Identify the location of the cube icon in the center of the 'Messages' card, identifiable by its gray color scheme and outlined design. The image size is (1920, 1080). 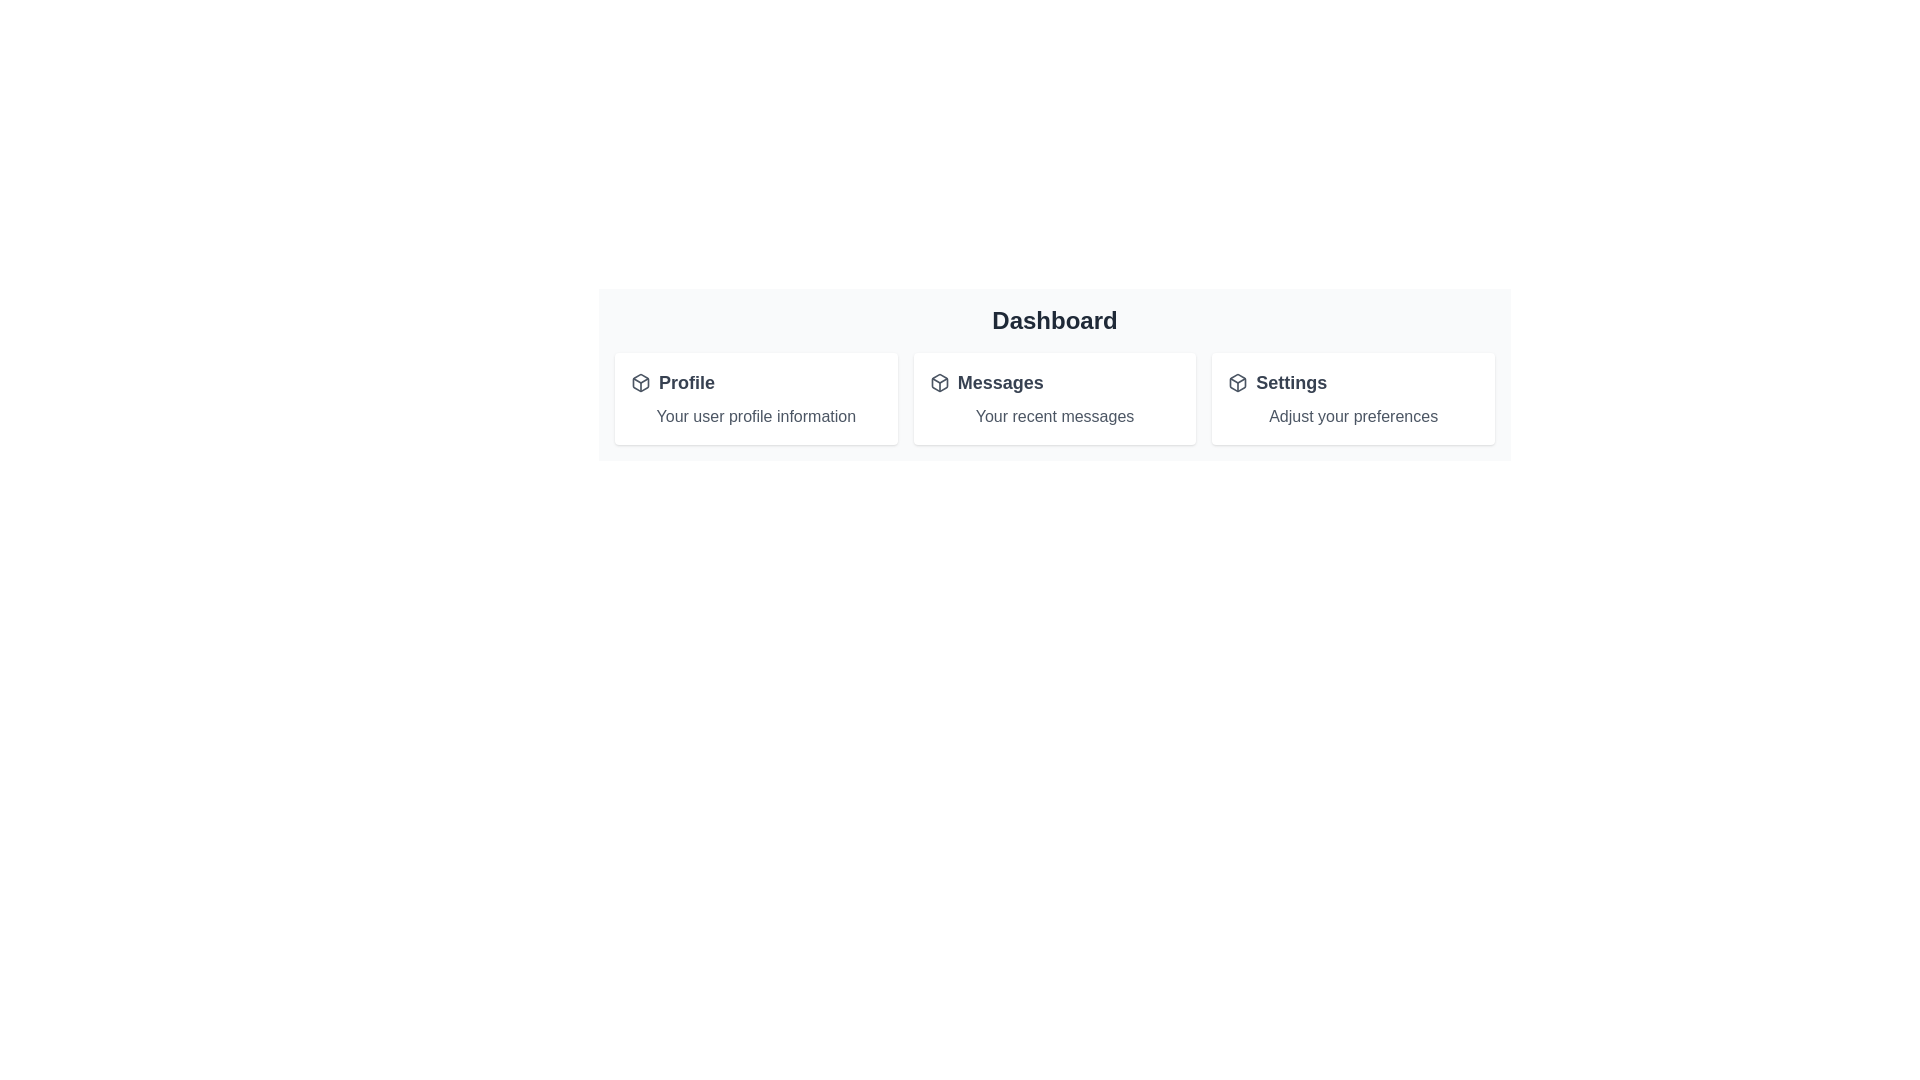
(938, 382).